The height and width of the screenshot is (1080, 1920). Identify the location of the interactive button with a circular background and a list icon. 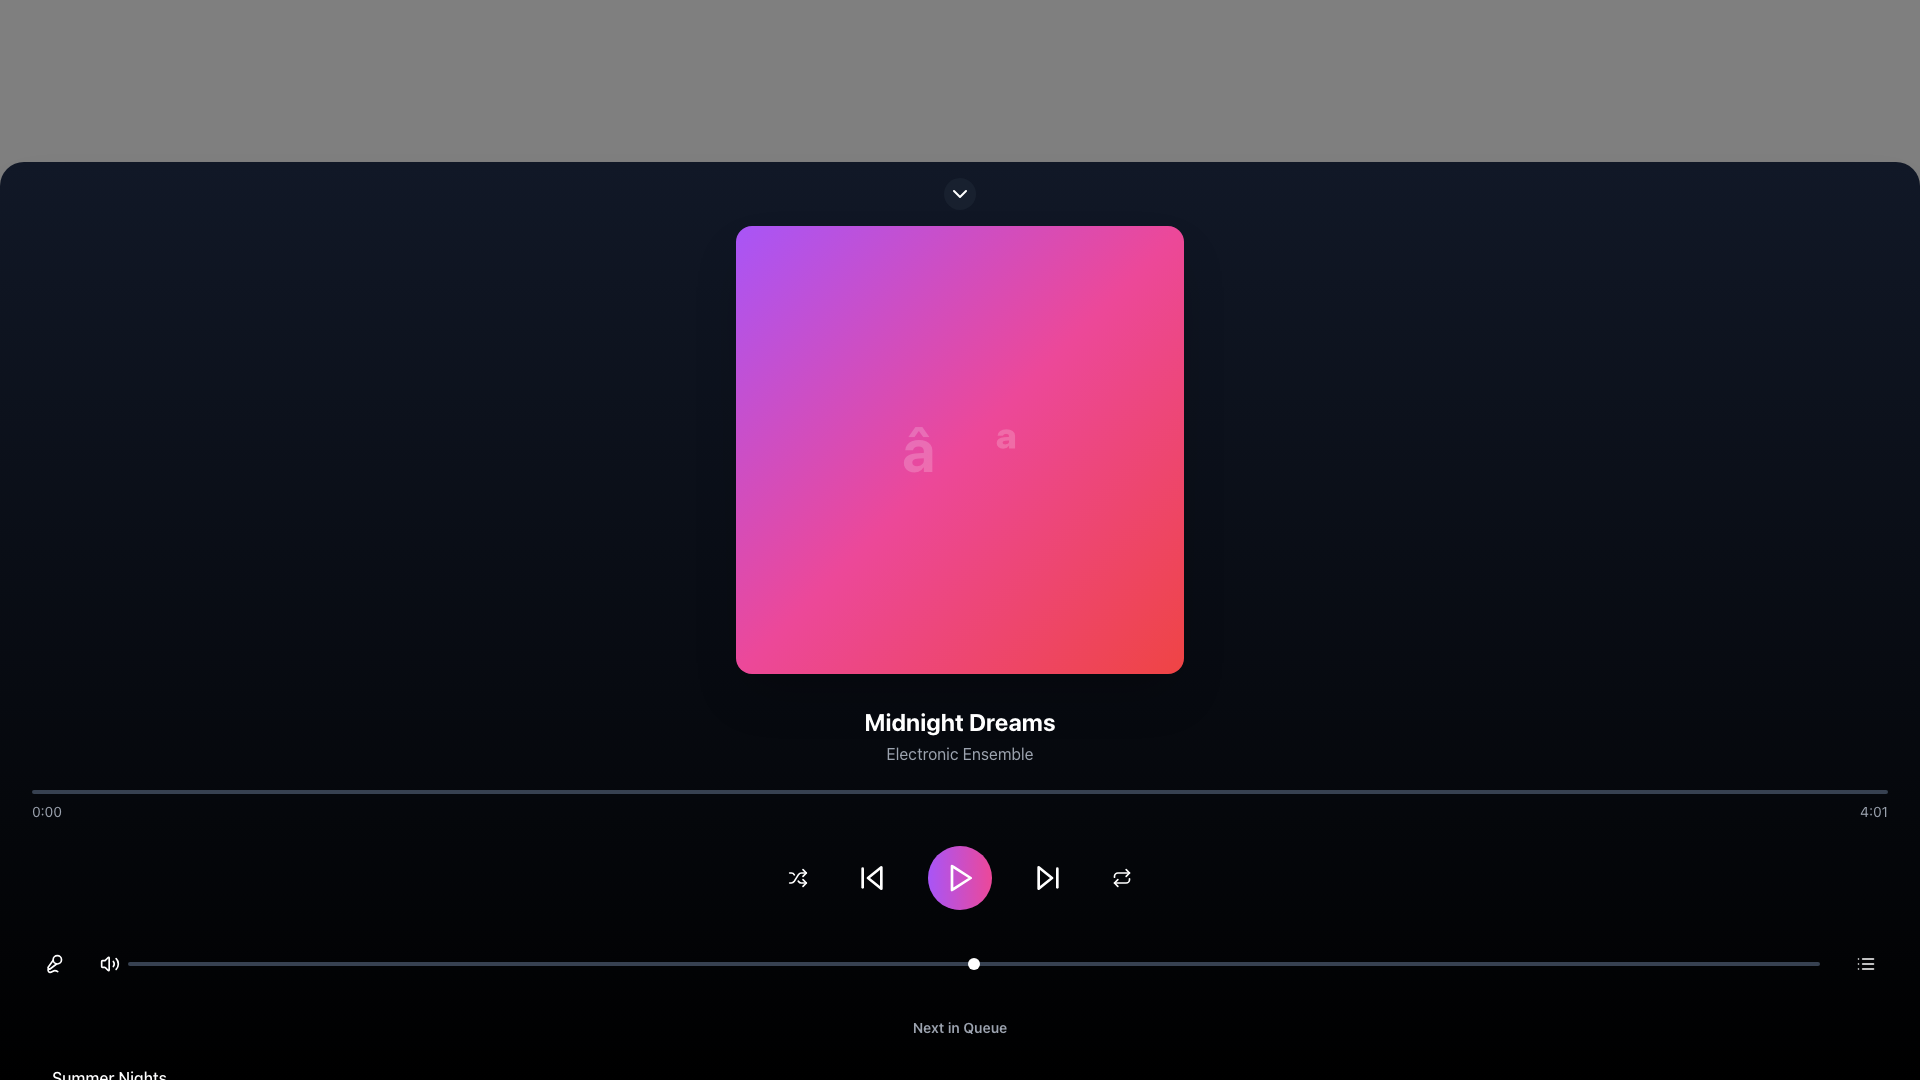
(1865, 963).